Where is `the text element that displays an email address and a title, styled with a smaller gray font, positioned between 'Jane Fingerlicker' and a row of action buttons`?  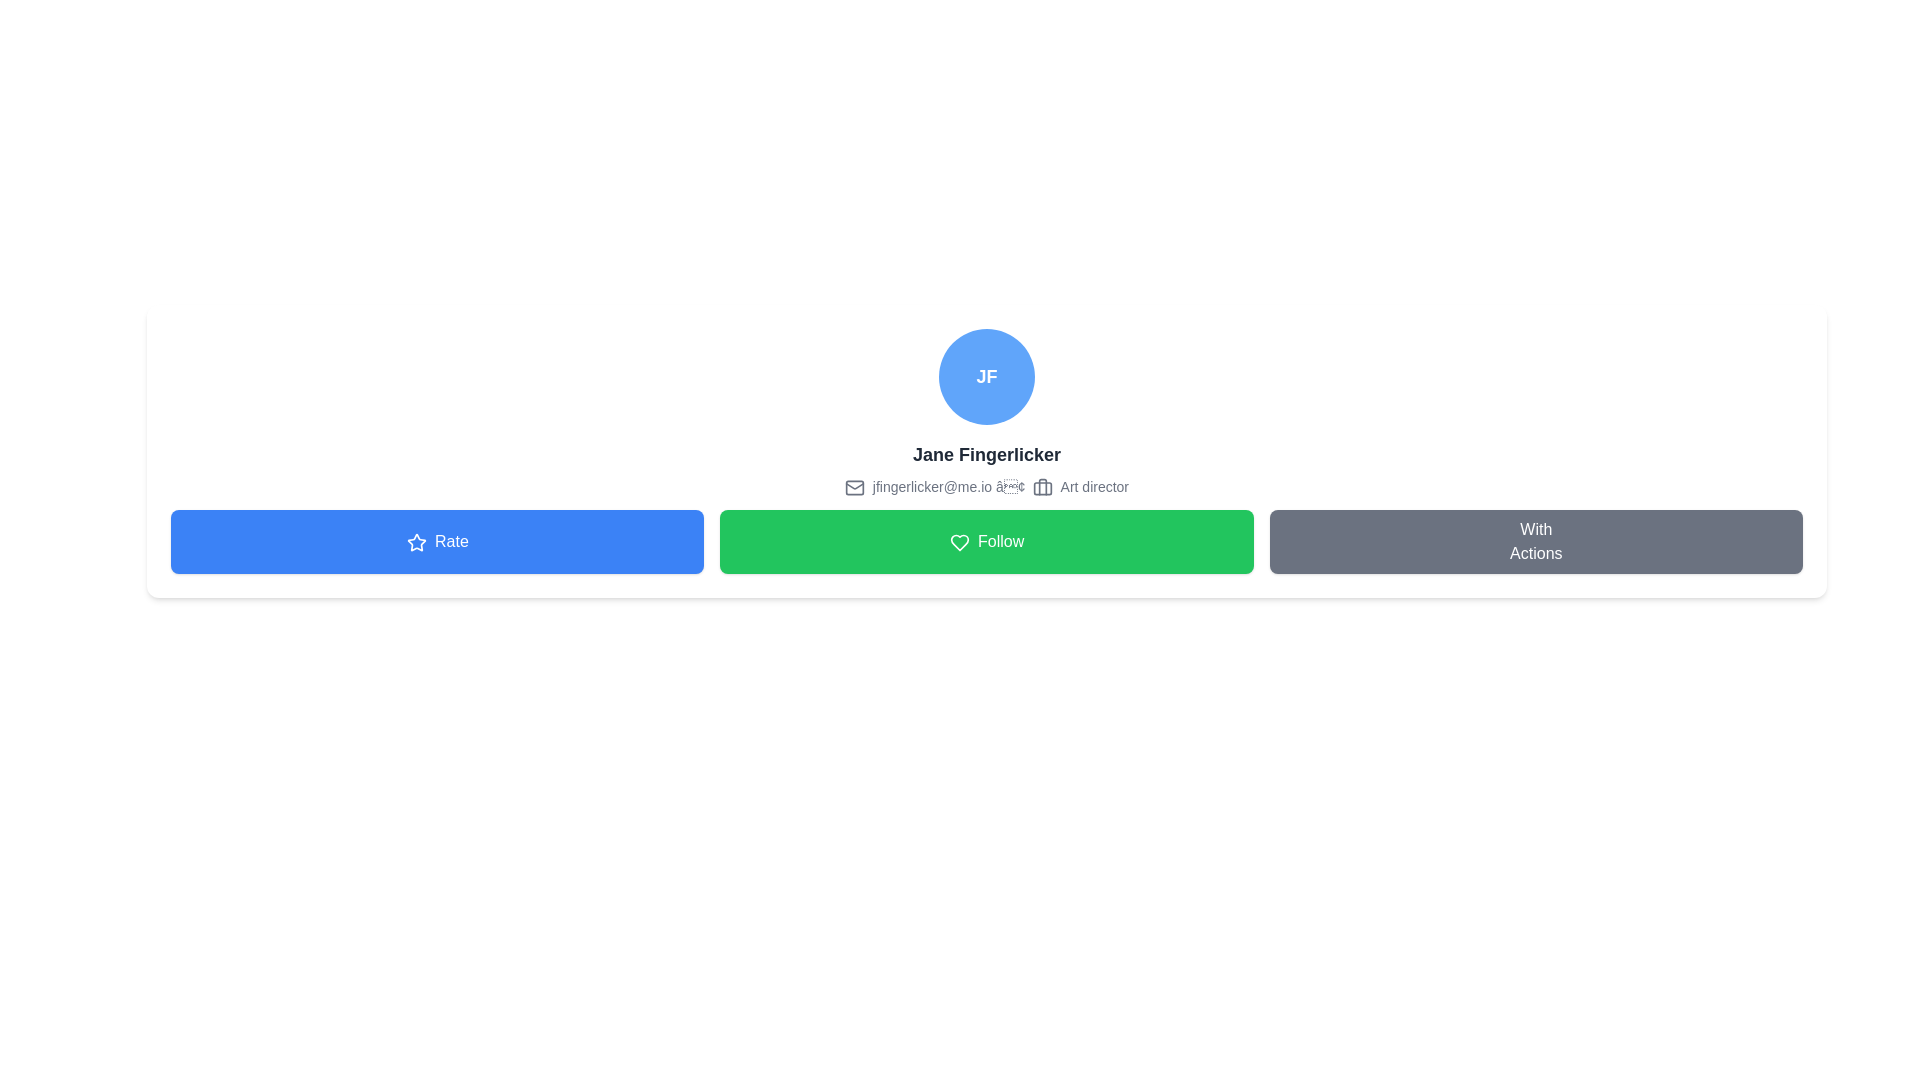
the text element that displays an email address and a title, styled with a smaller gray font, positioned between 'Jane Fingerlicker' and a row of action buttons is located at coordinates (987, 486).